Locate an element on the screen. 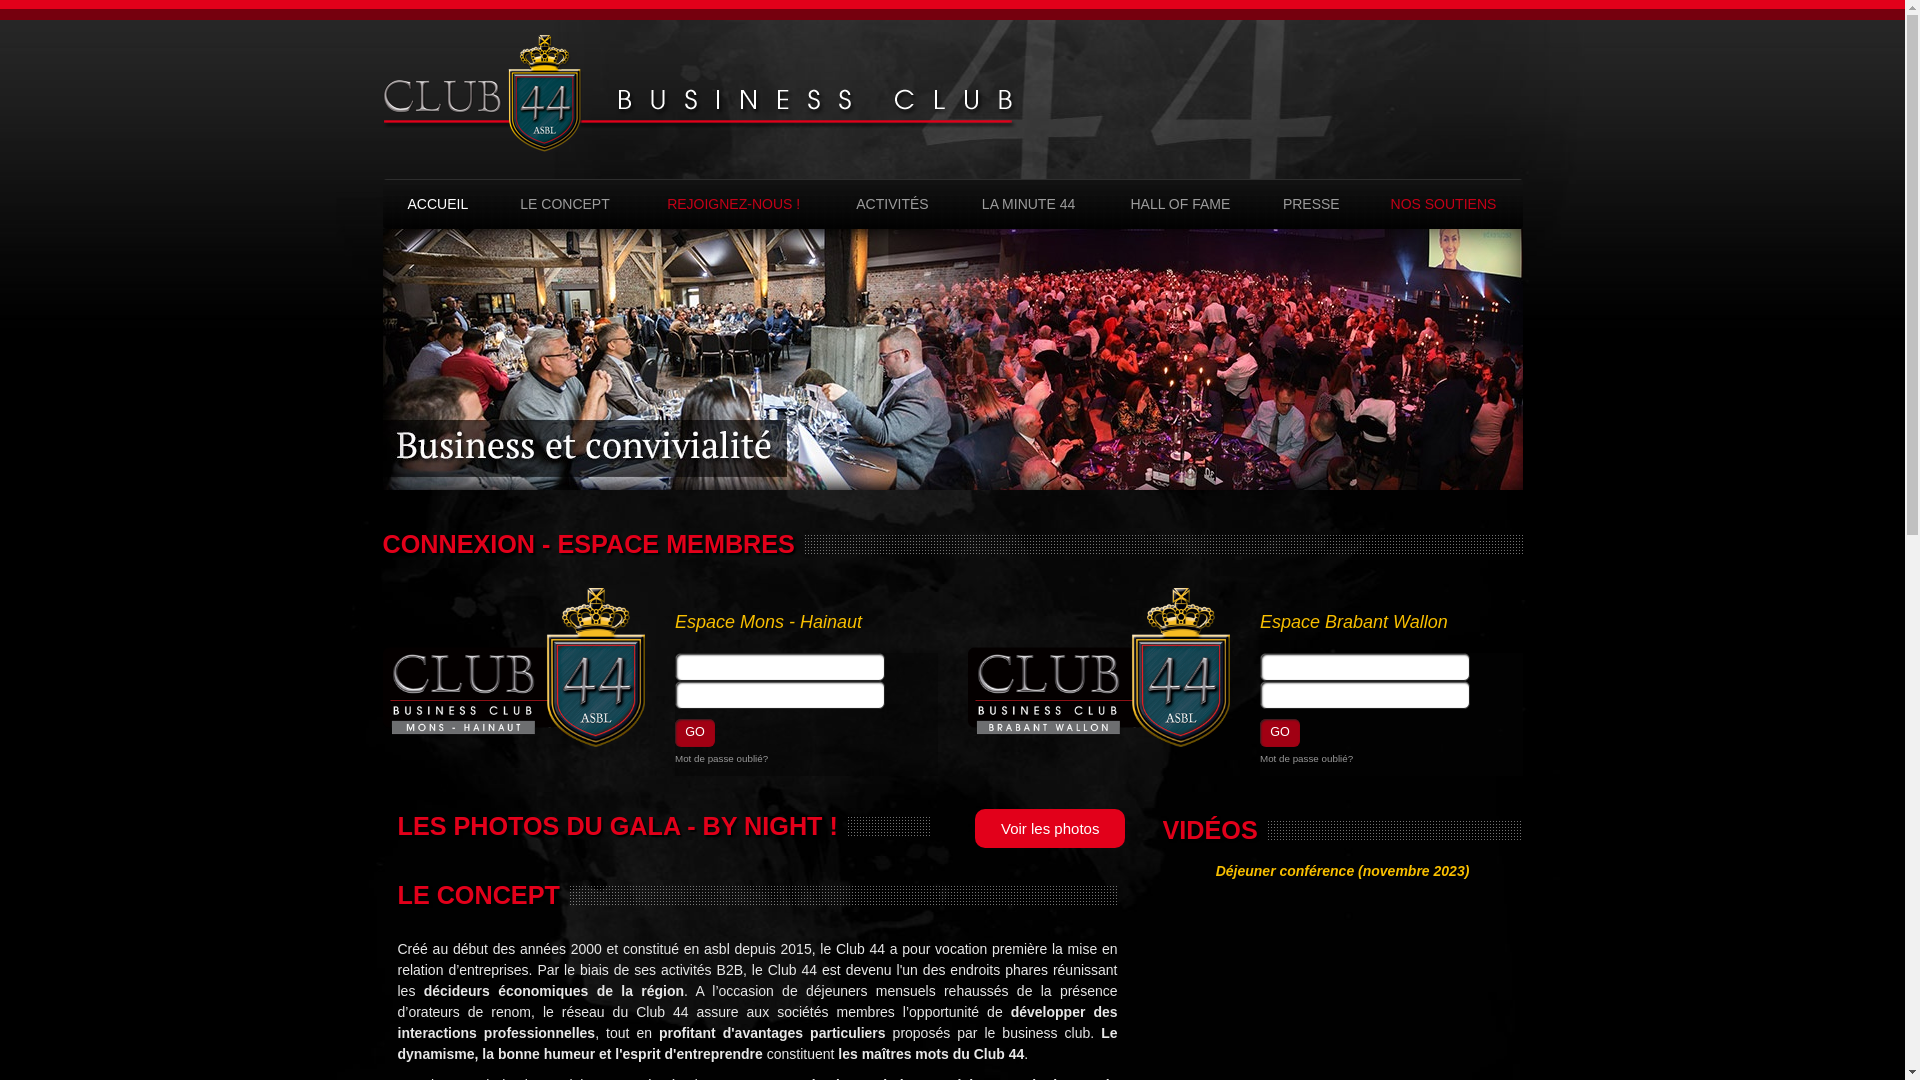 Image resolution: width=1920 pixels, height=1080 pixels. 'Club 44 - Brabant Wallon' is located at coordinates (1098, 667).